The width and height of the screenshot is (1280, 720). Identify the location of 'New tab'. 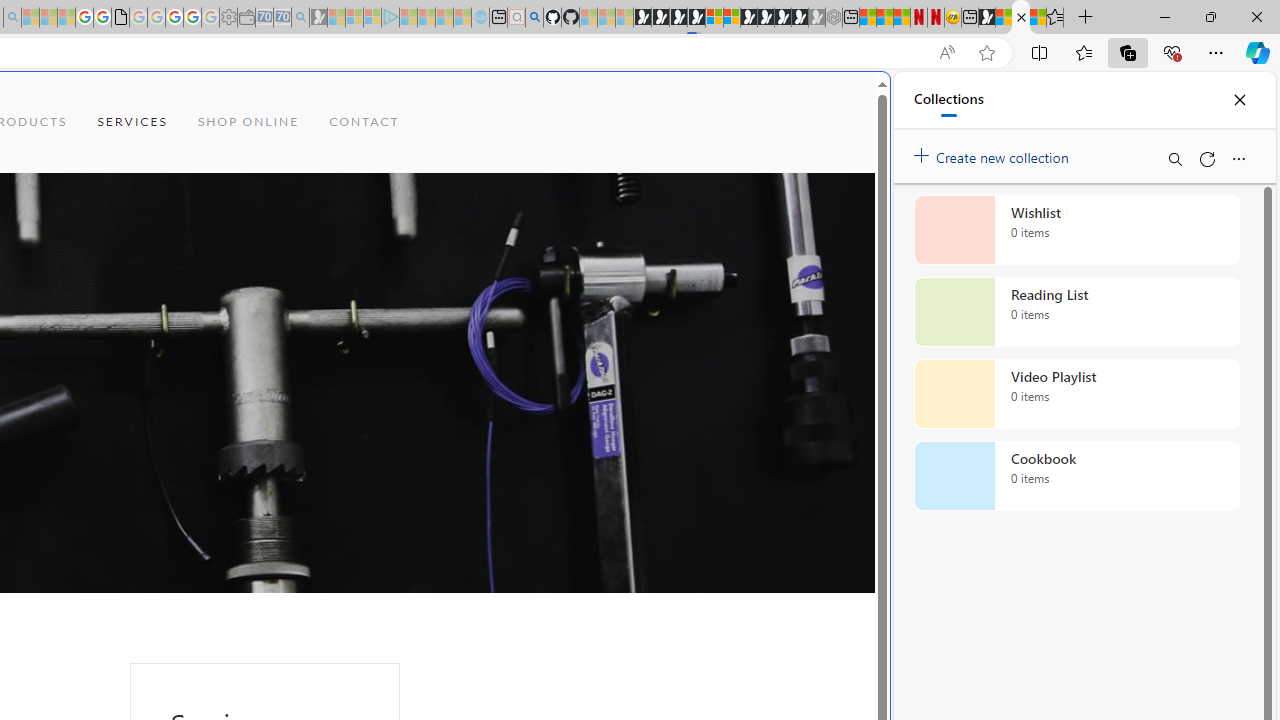
(970, 17).